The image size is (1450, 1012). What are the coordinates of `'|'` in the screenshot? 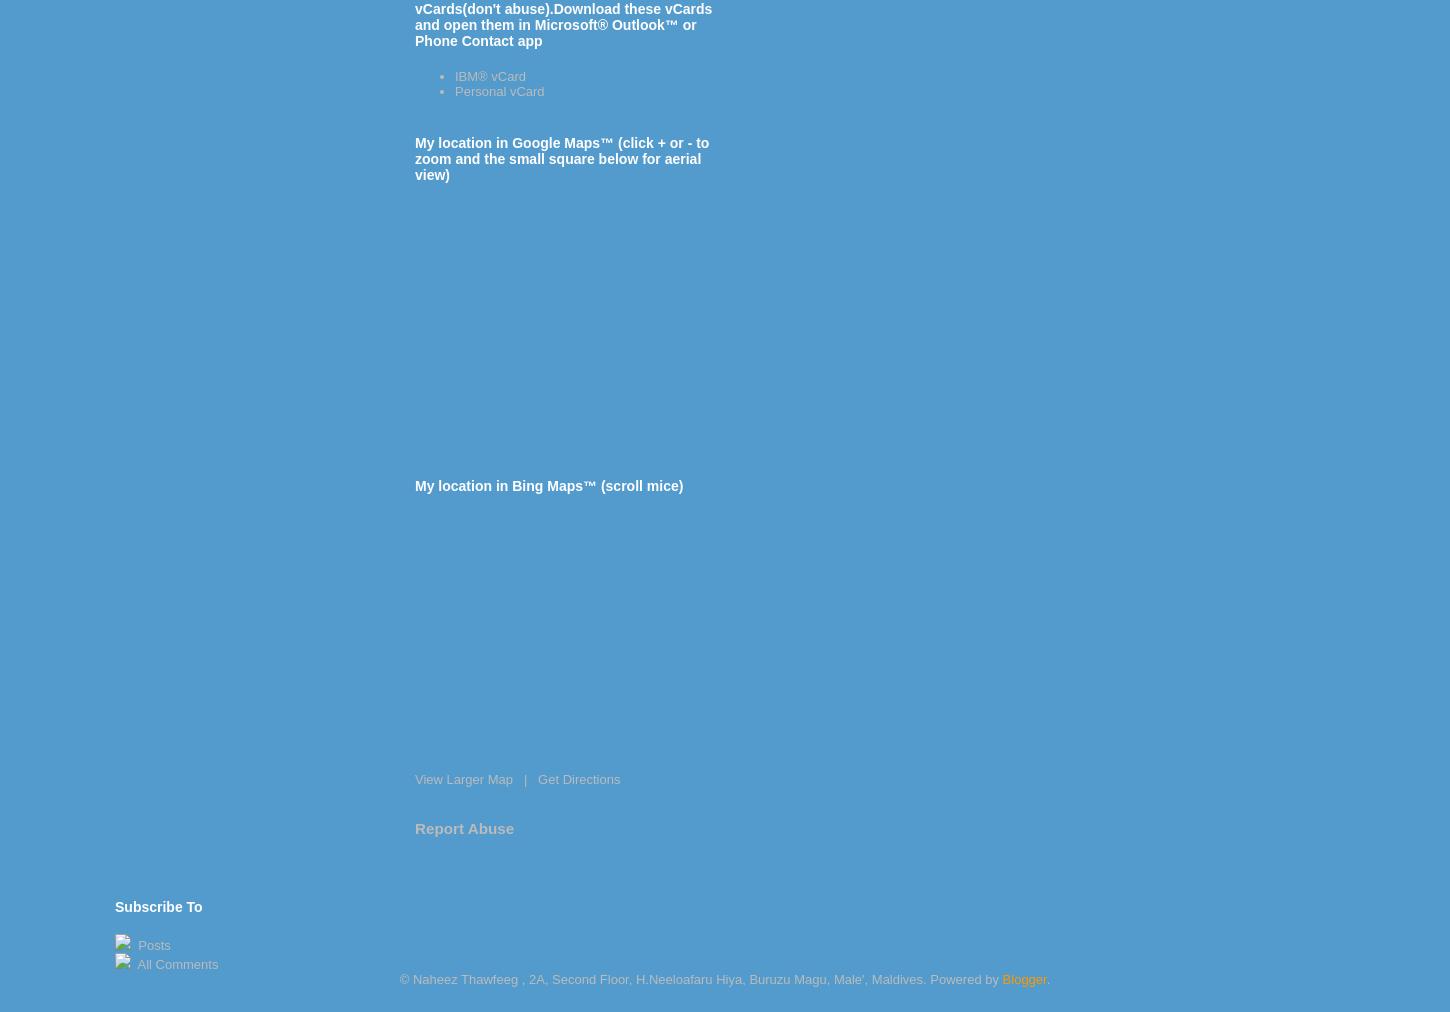 It's located at (525, 778).